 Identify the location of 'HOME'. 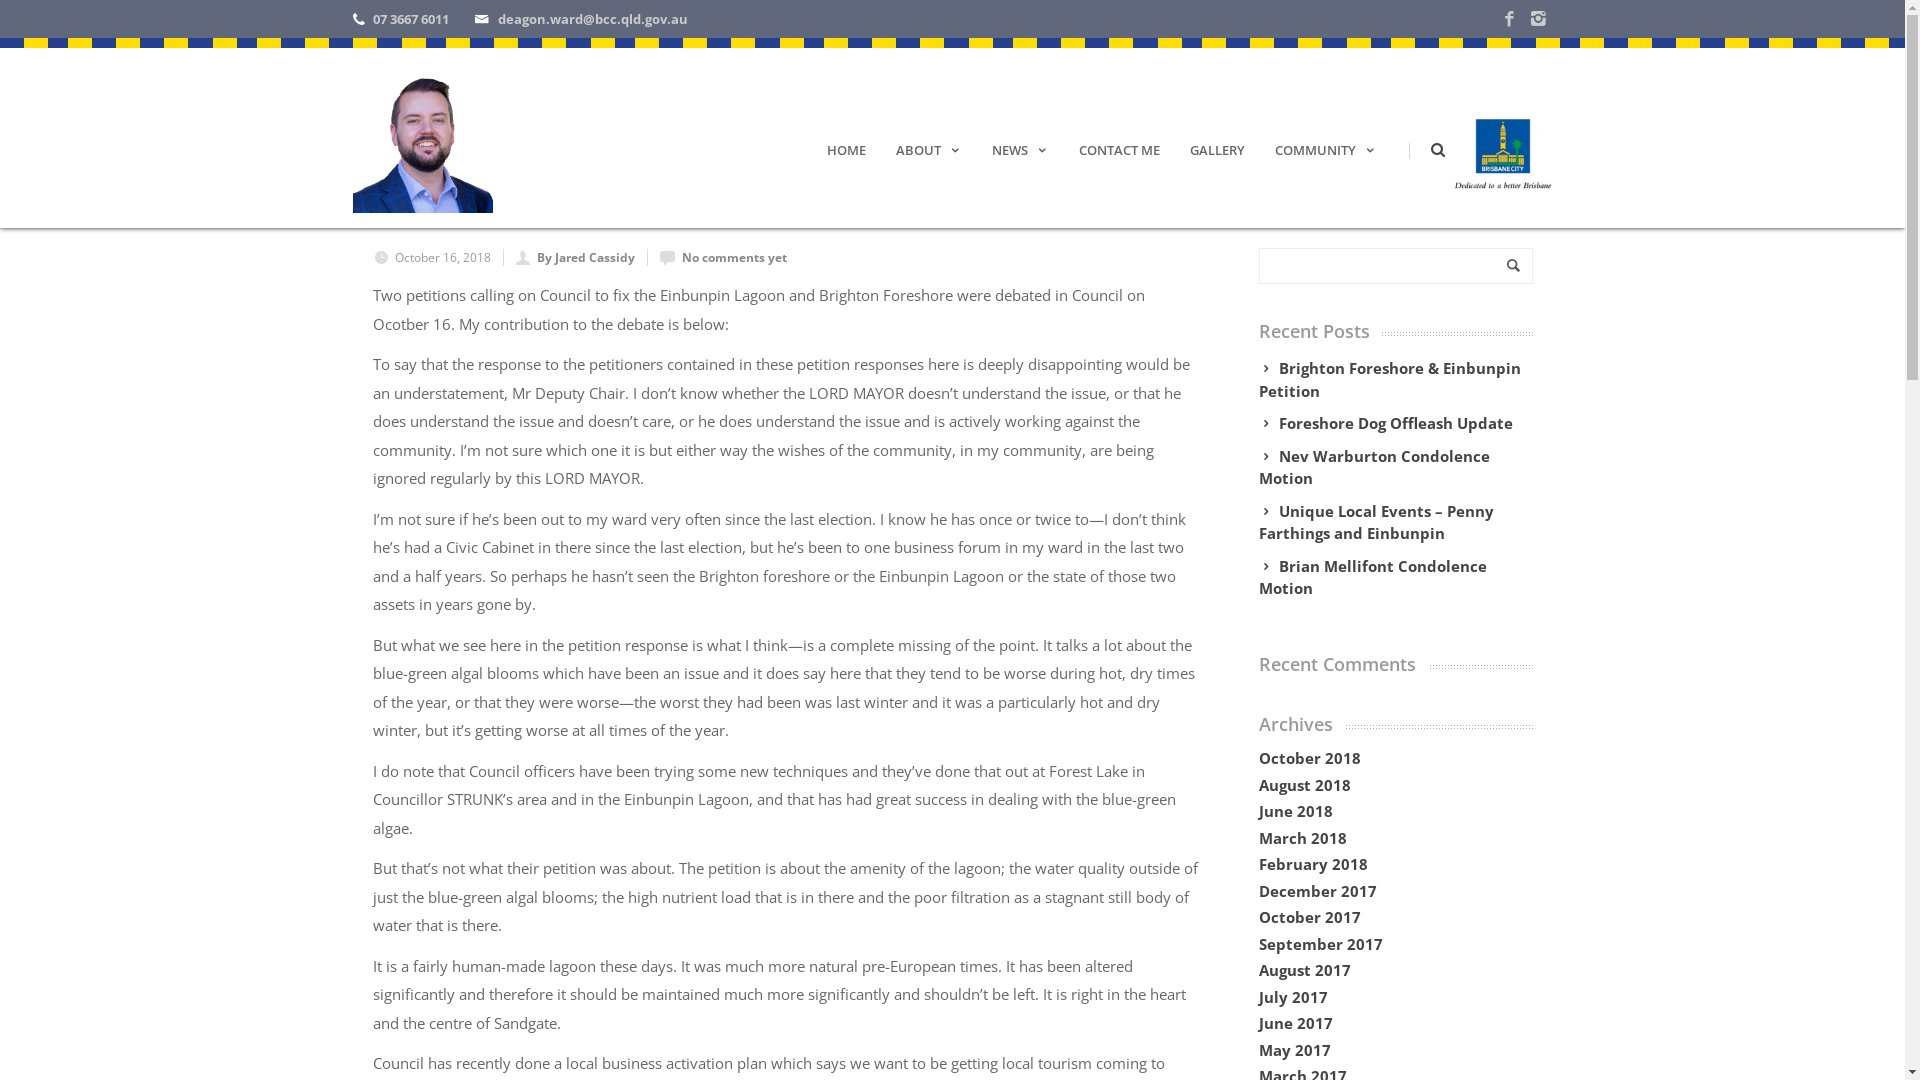
(846, 146).